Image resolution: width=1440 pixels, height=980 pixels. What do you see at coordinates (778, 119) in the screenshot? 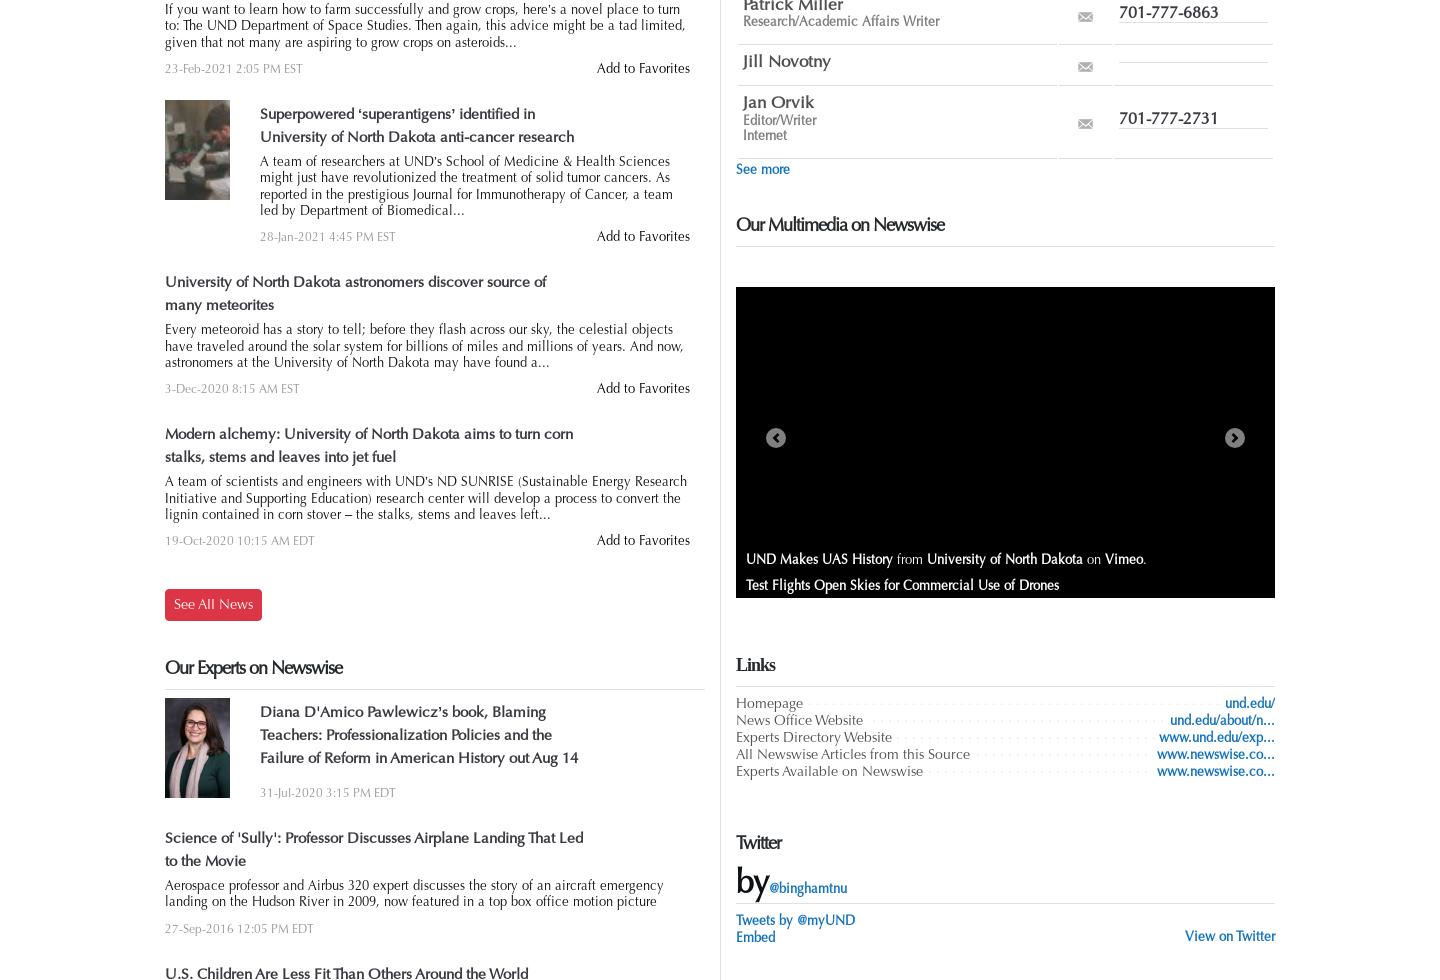
I see `'Editor/Writer'` at bounding box center [778, 119].